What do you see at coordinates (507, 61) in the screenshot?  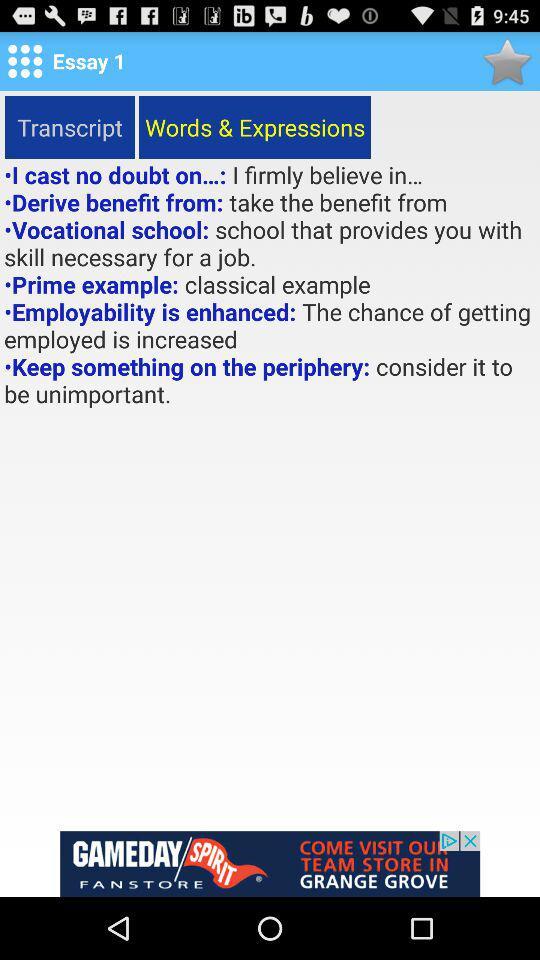 I see `idioms` at bounding box center [507, 61].